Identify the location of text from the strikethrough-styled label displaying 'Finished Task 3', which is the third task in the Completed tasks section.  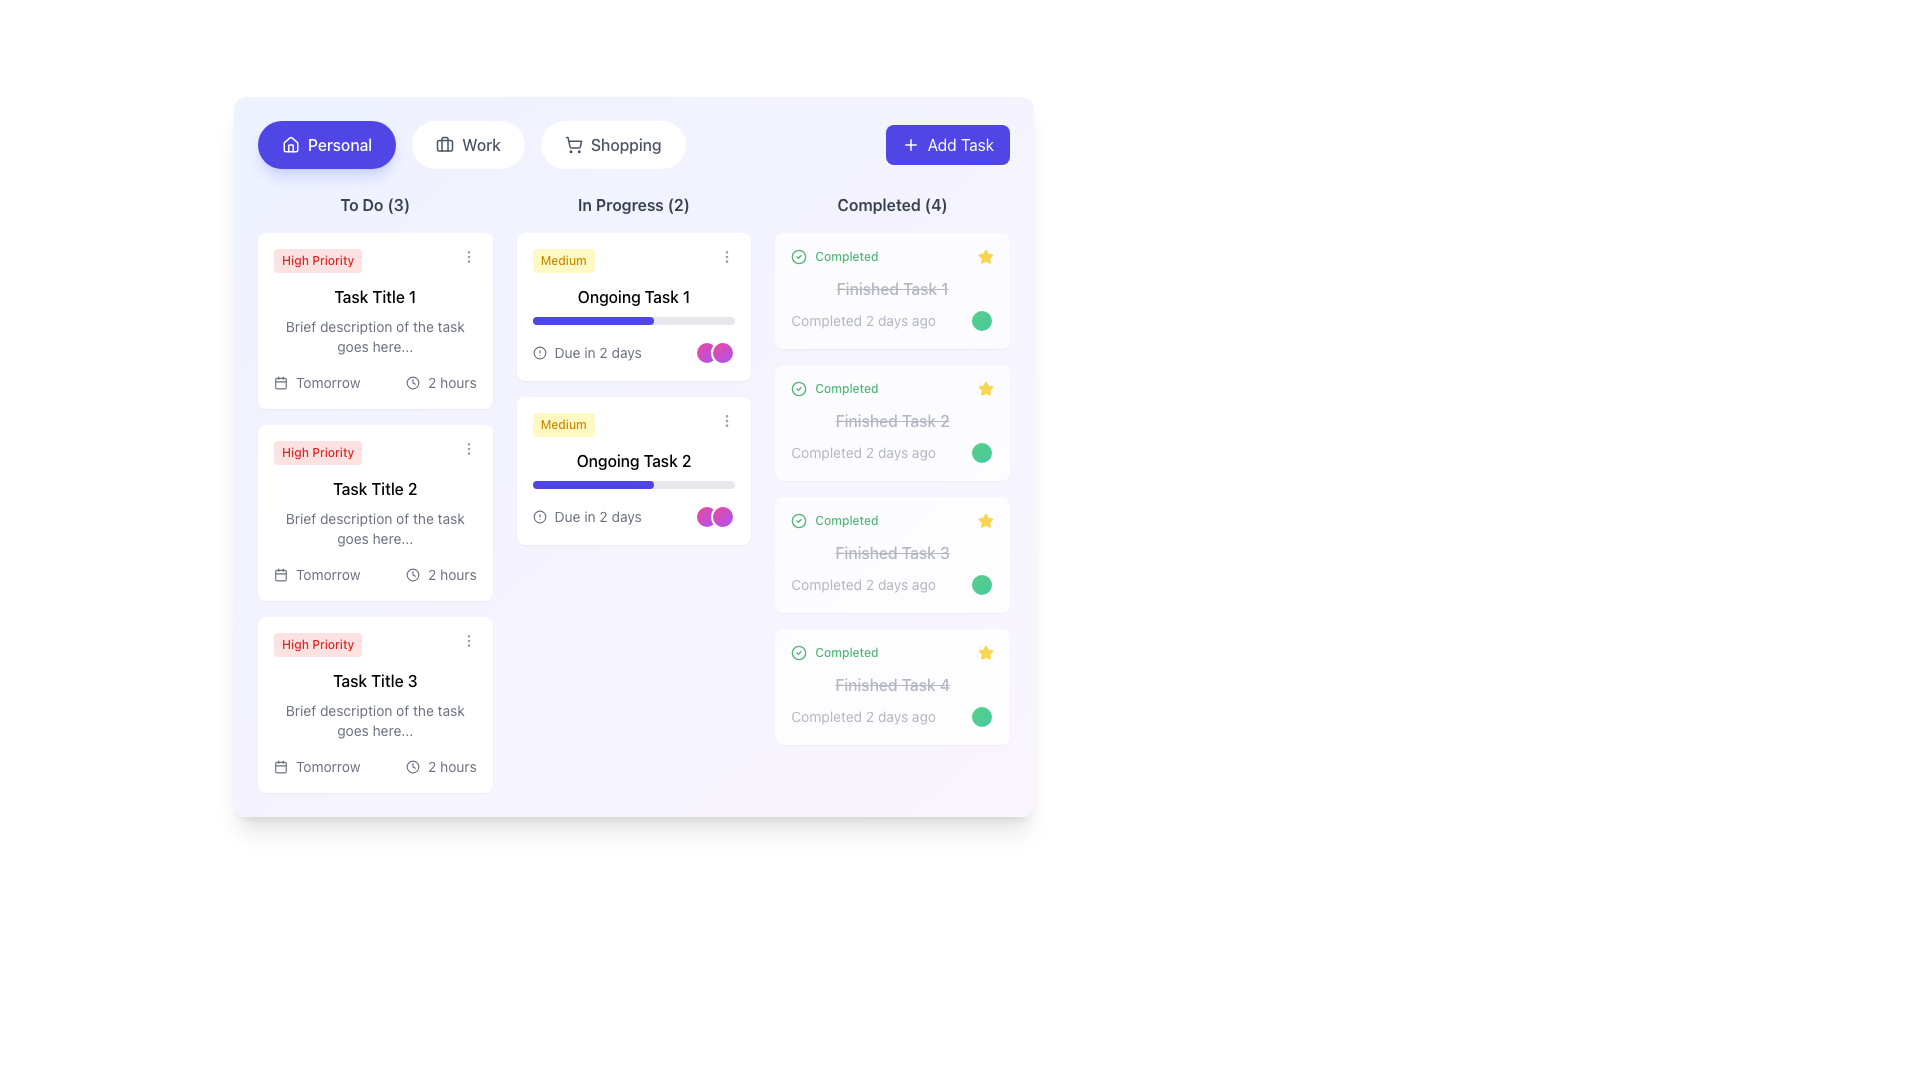
(891, 552).